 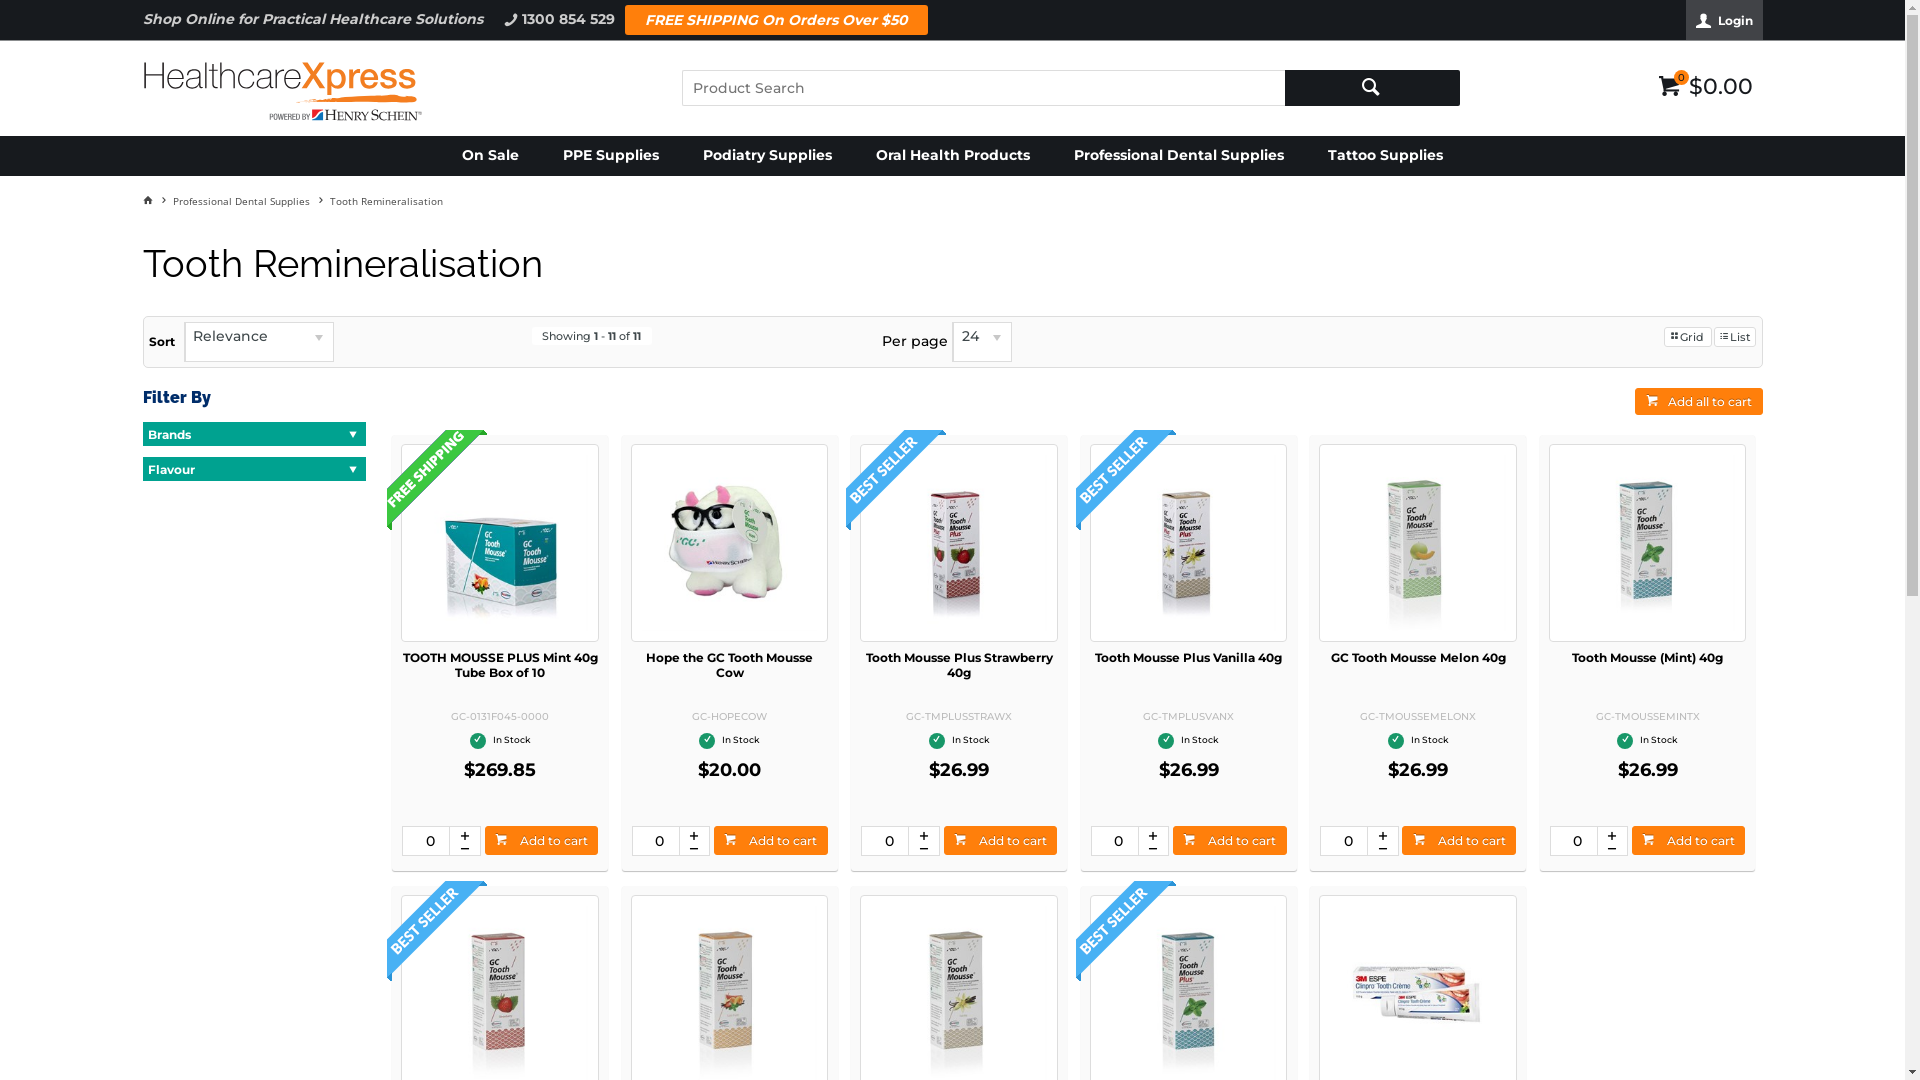 What do you see at coordinates (1697, 401) in the screenshot?
I see `'Add all to cart'` at bounding box center [1697, 401].